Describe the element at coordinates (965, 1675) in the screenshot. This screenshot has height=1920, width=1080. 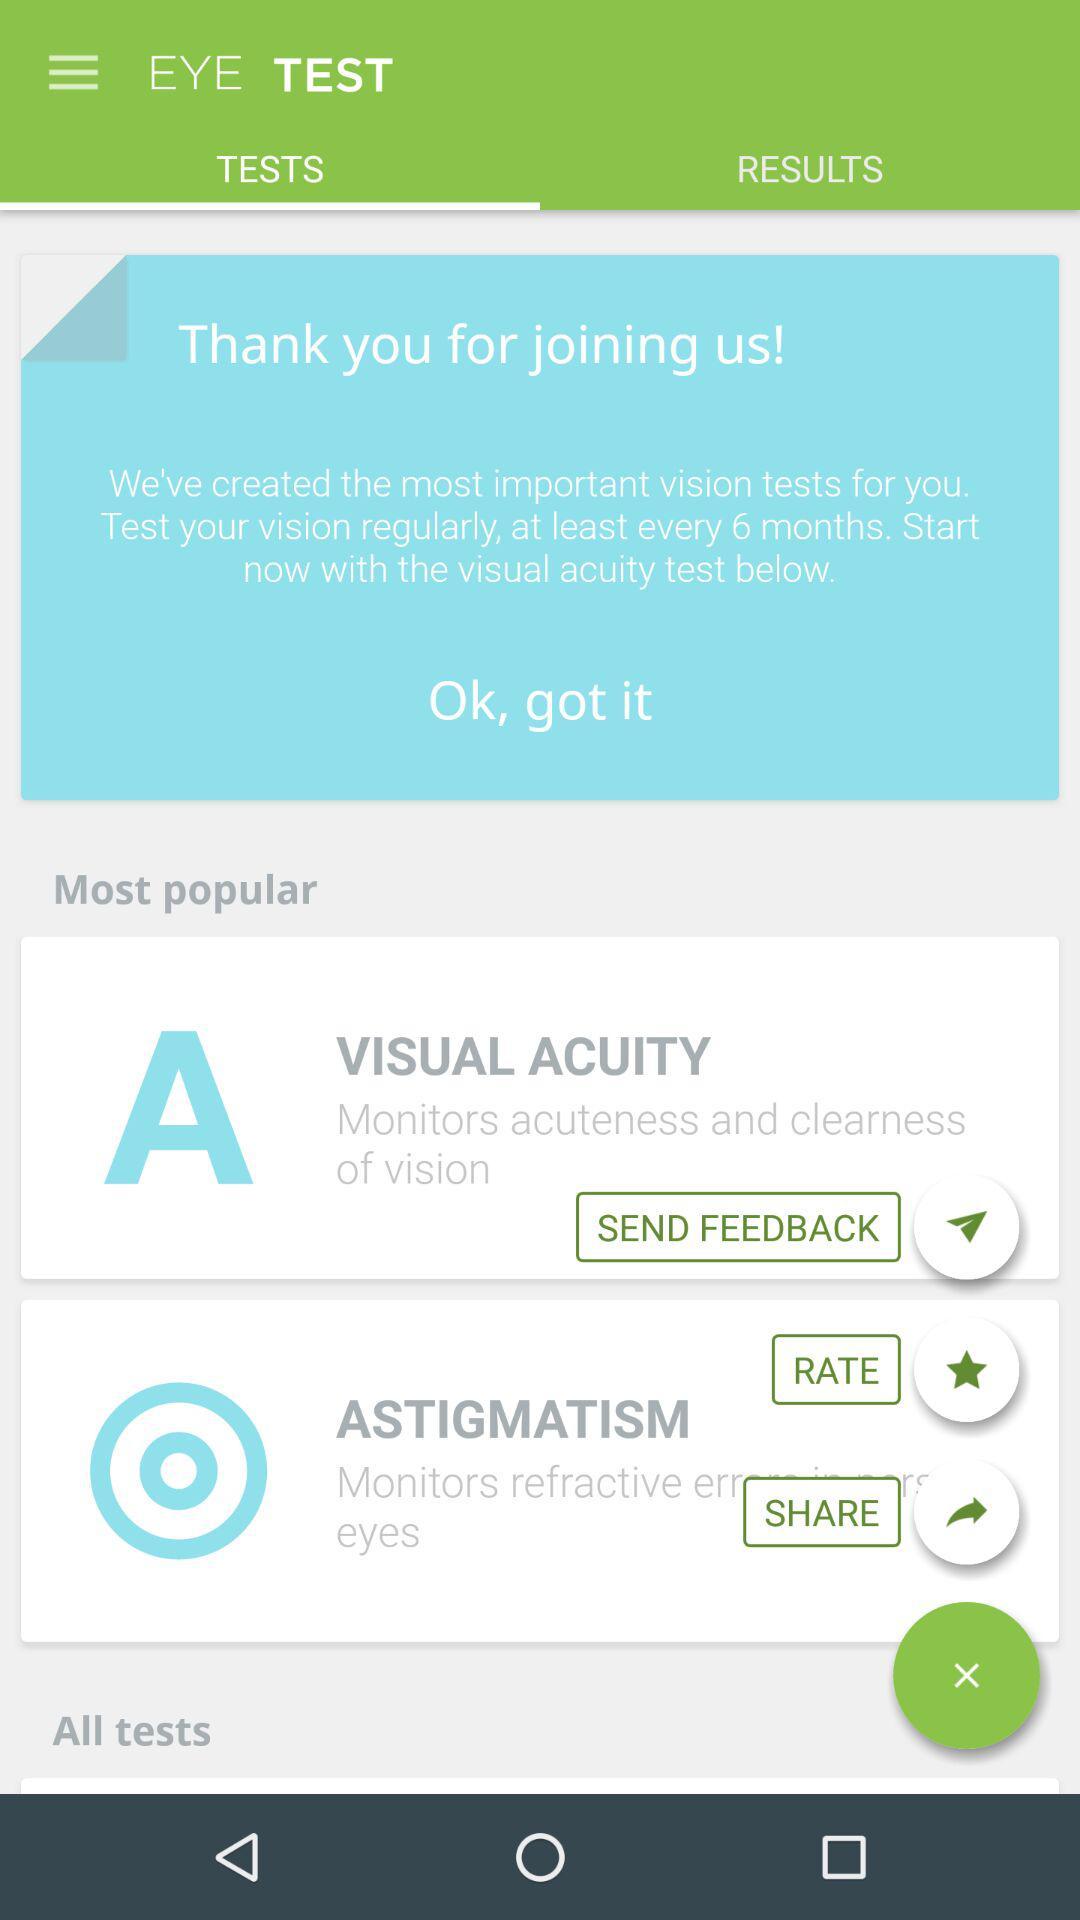
I see `the close icon` at that location.